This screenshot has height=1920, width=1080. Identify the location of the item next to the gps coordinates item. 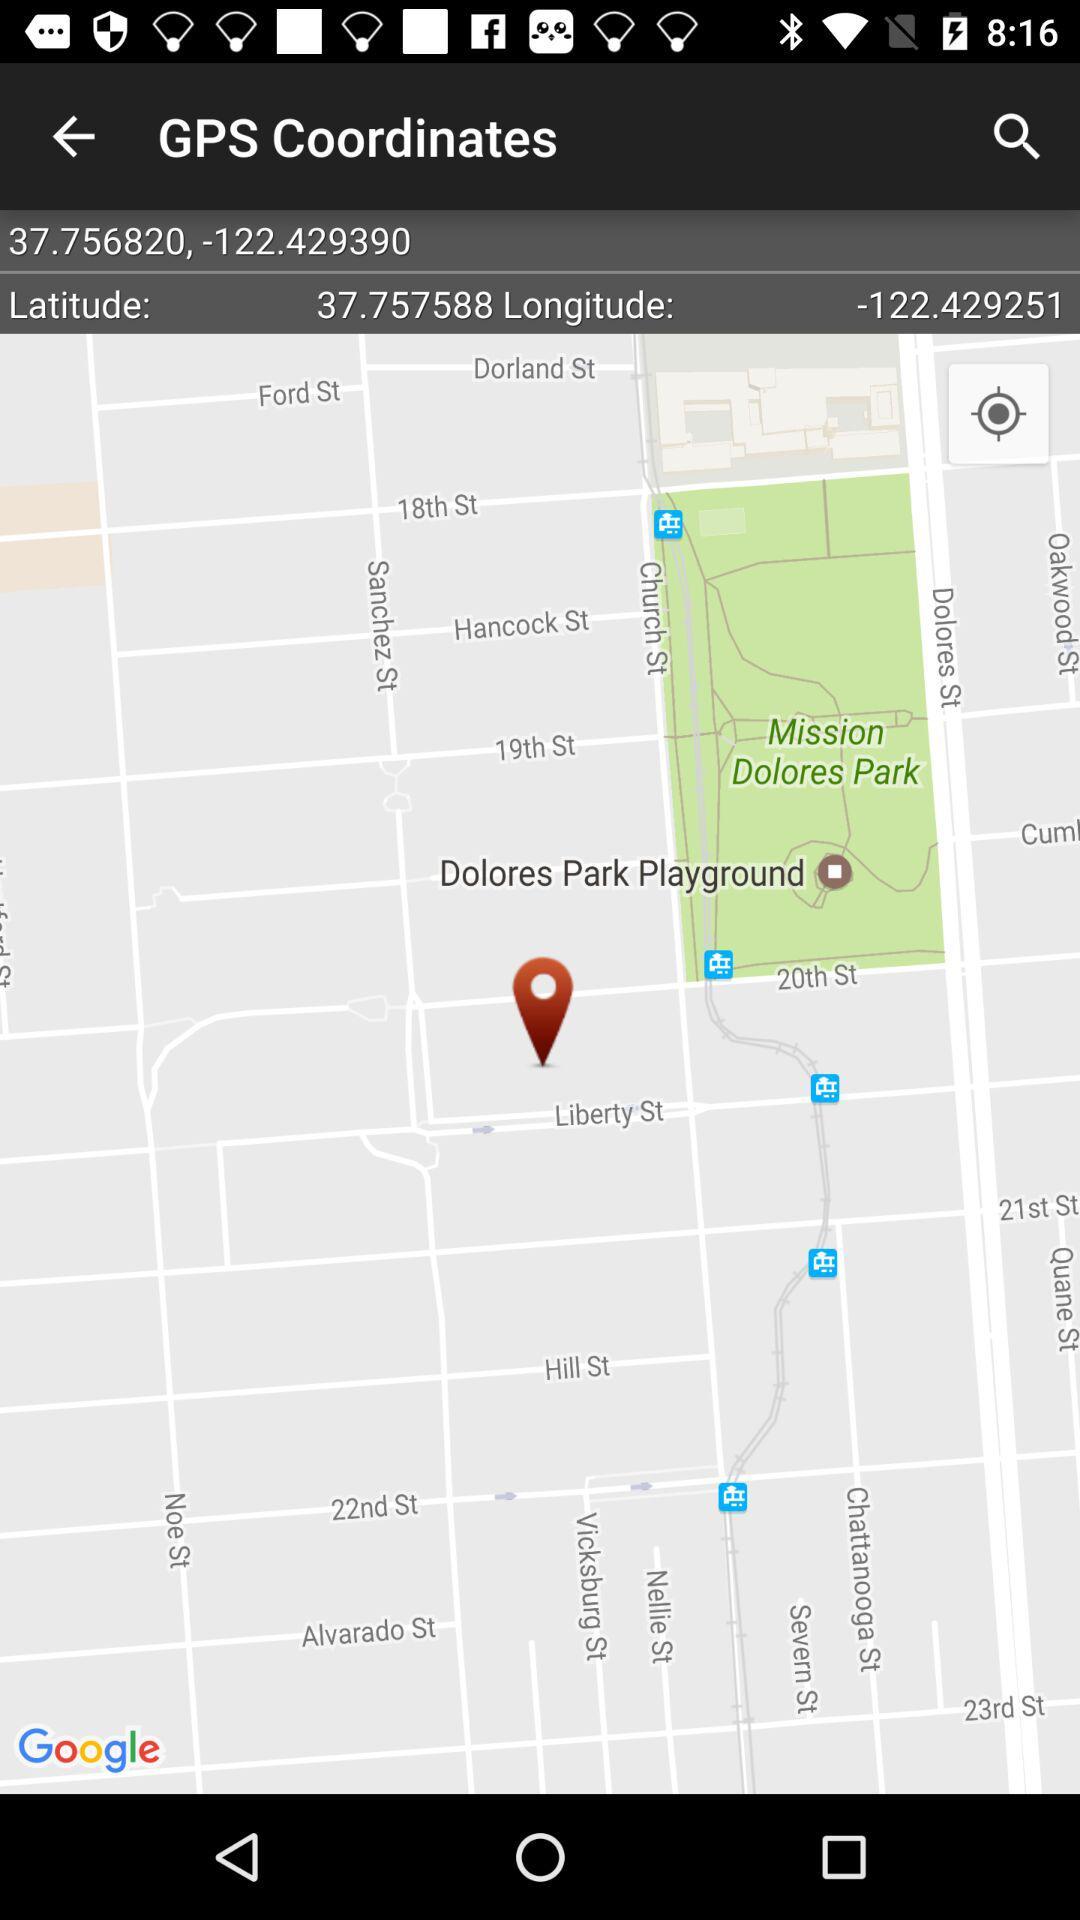
(72, 135).